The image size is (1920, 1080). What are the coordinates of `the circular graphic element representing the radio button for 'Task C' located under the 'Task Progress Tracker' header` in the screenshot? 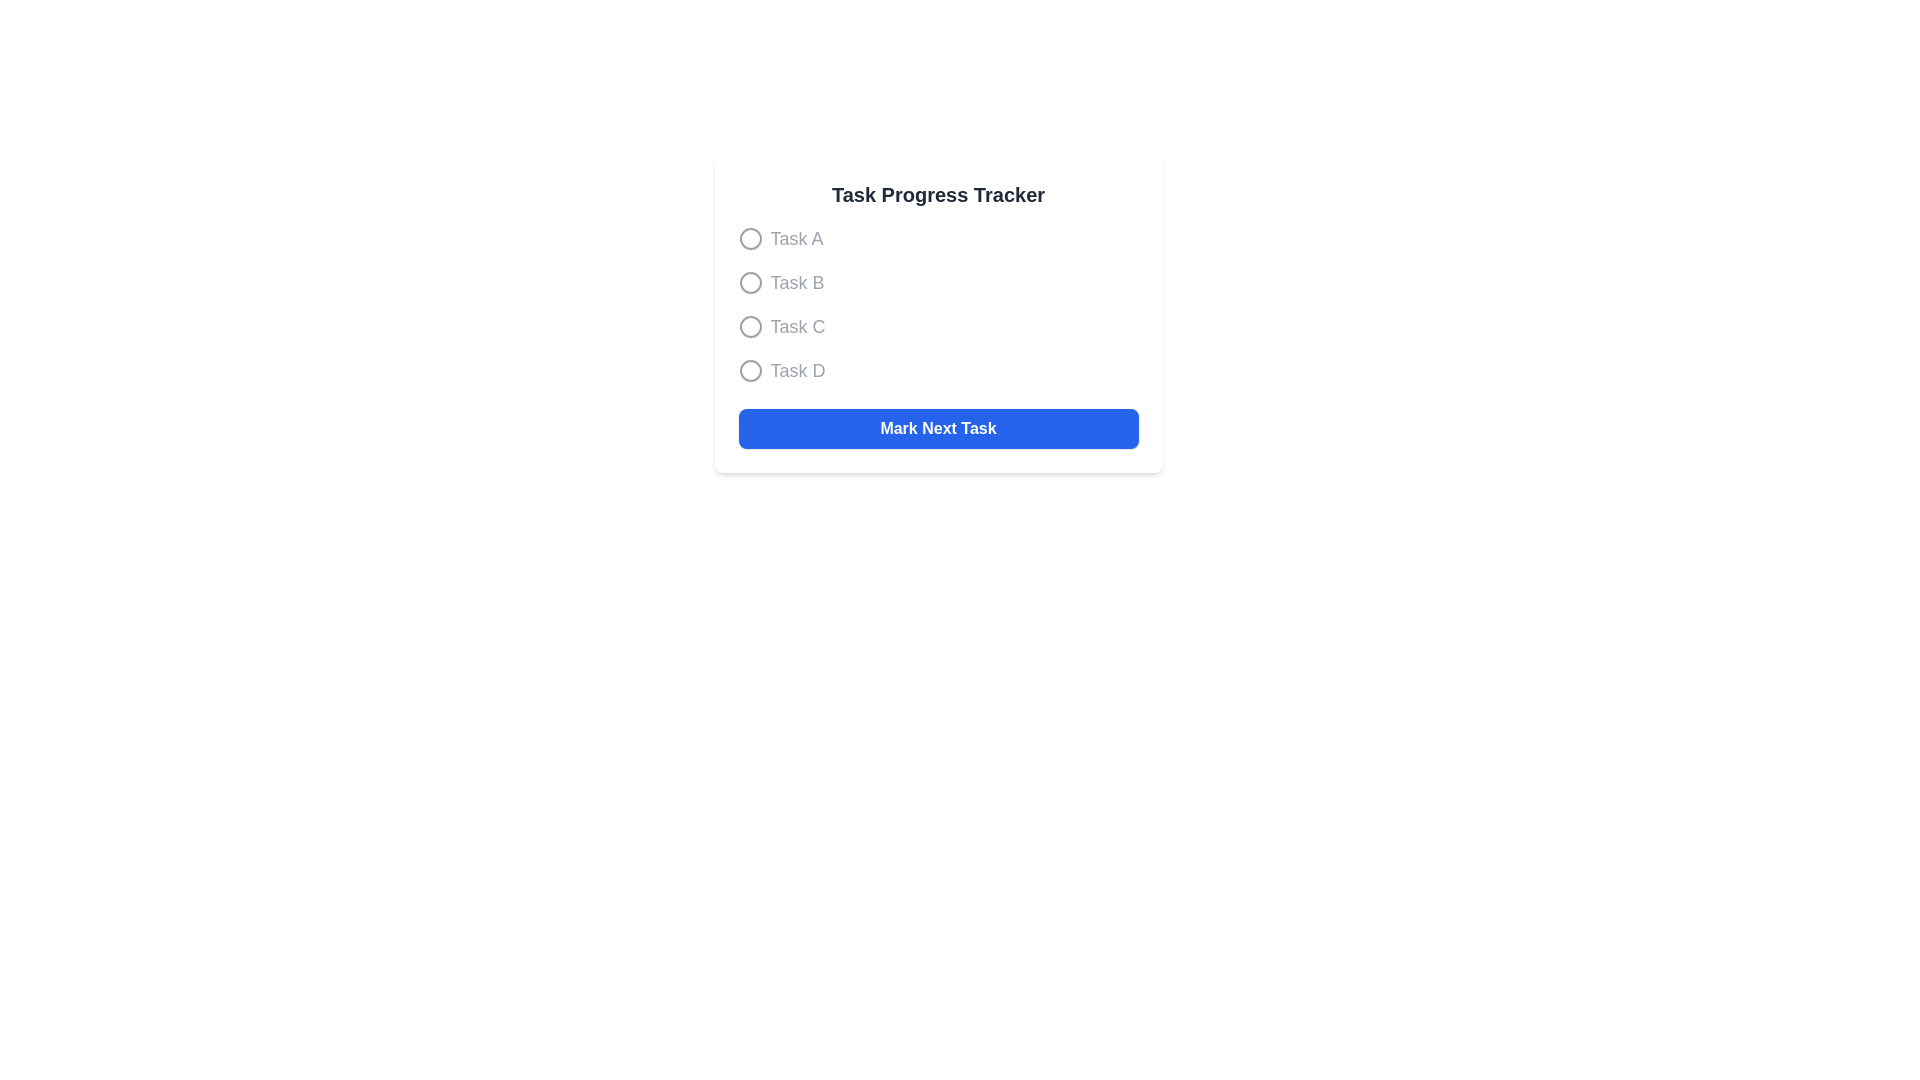 It's located at (749, 326).